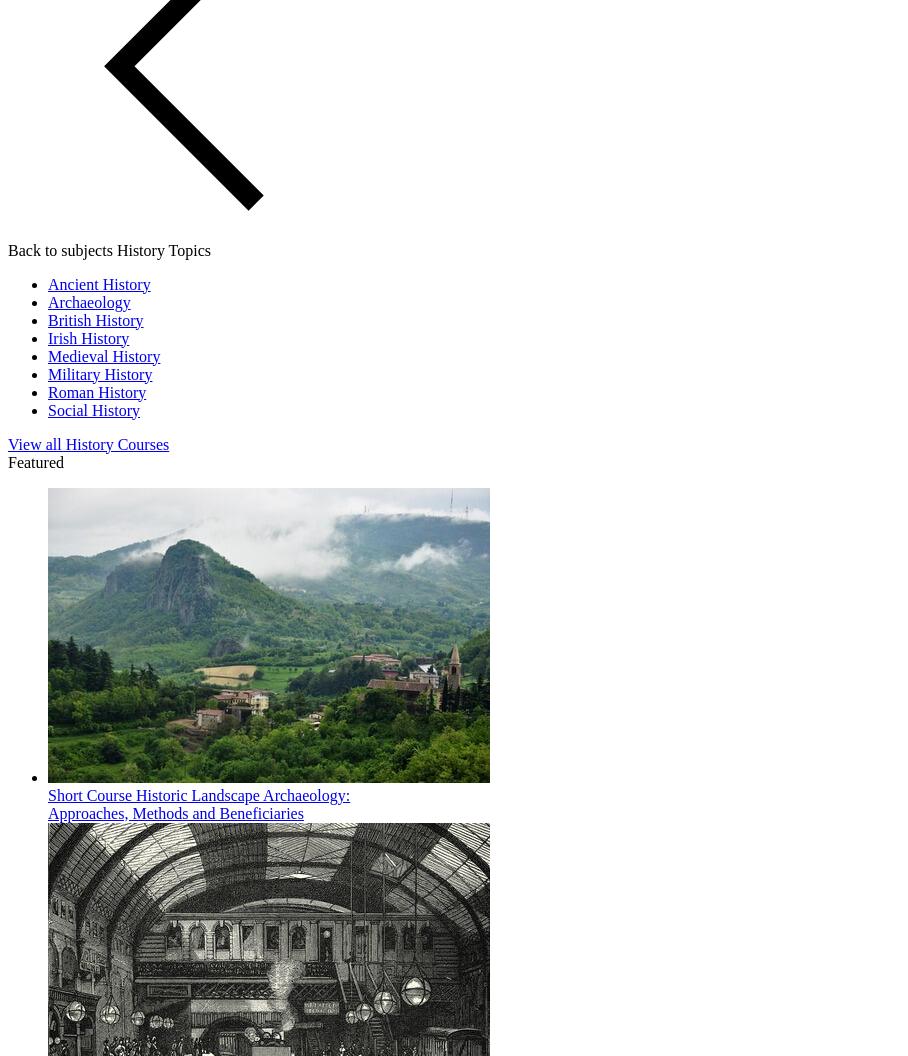 Image resolution: width=908 pixels, height=1056 pixels. Describe the element at coordinates (199, 803) in the screenshot. I see `'Historic Landscape Archaeology: Approaches, Methods and Beneficiaries'` at that location.